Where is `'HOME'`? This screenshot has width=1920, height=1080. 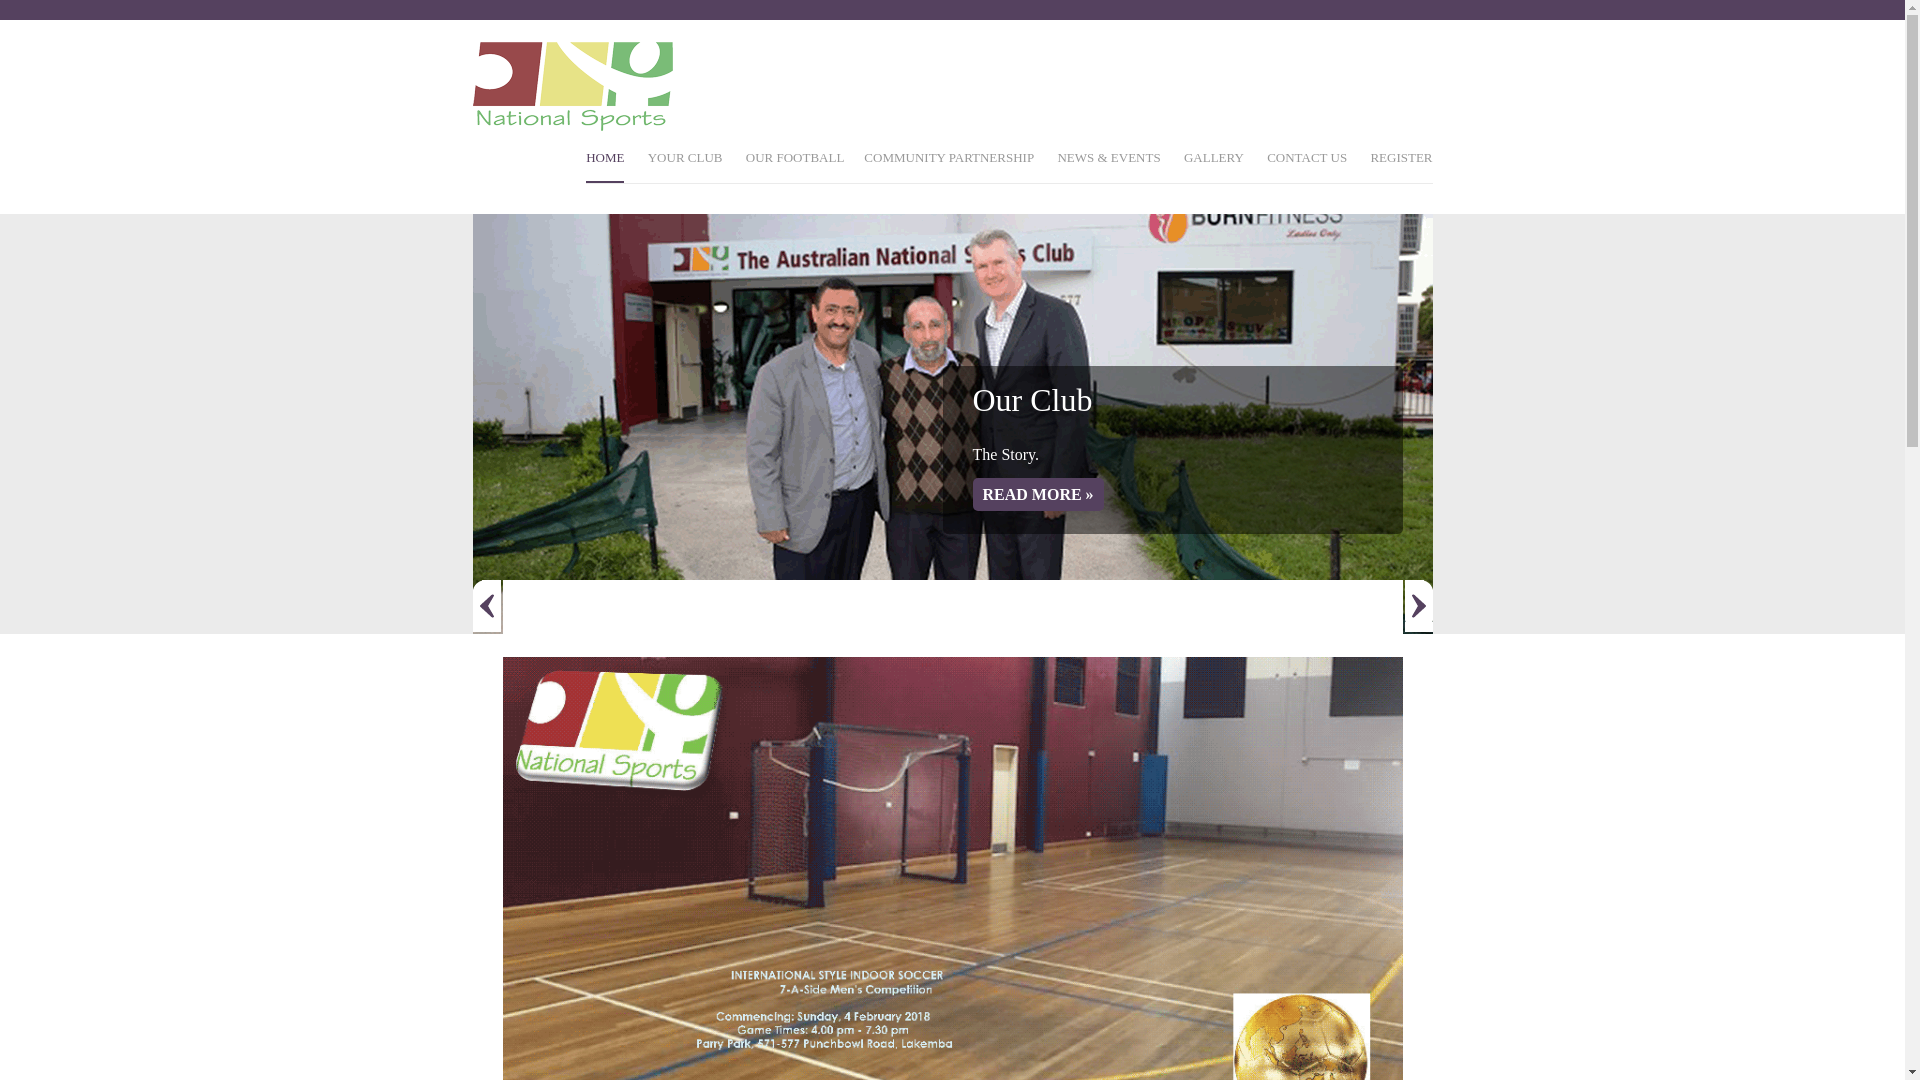 'HOME' is located at coordinates (584, 165).